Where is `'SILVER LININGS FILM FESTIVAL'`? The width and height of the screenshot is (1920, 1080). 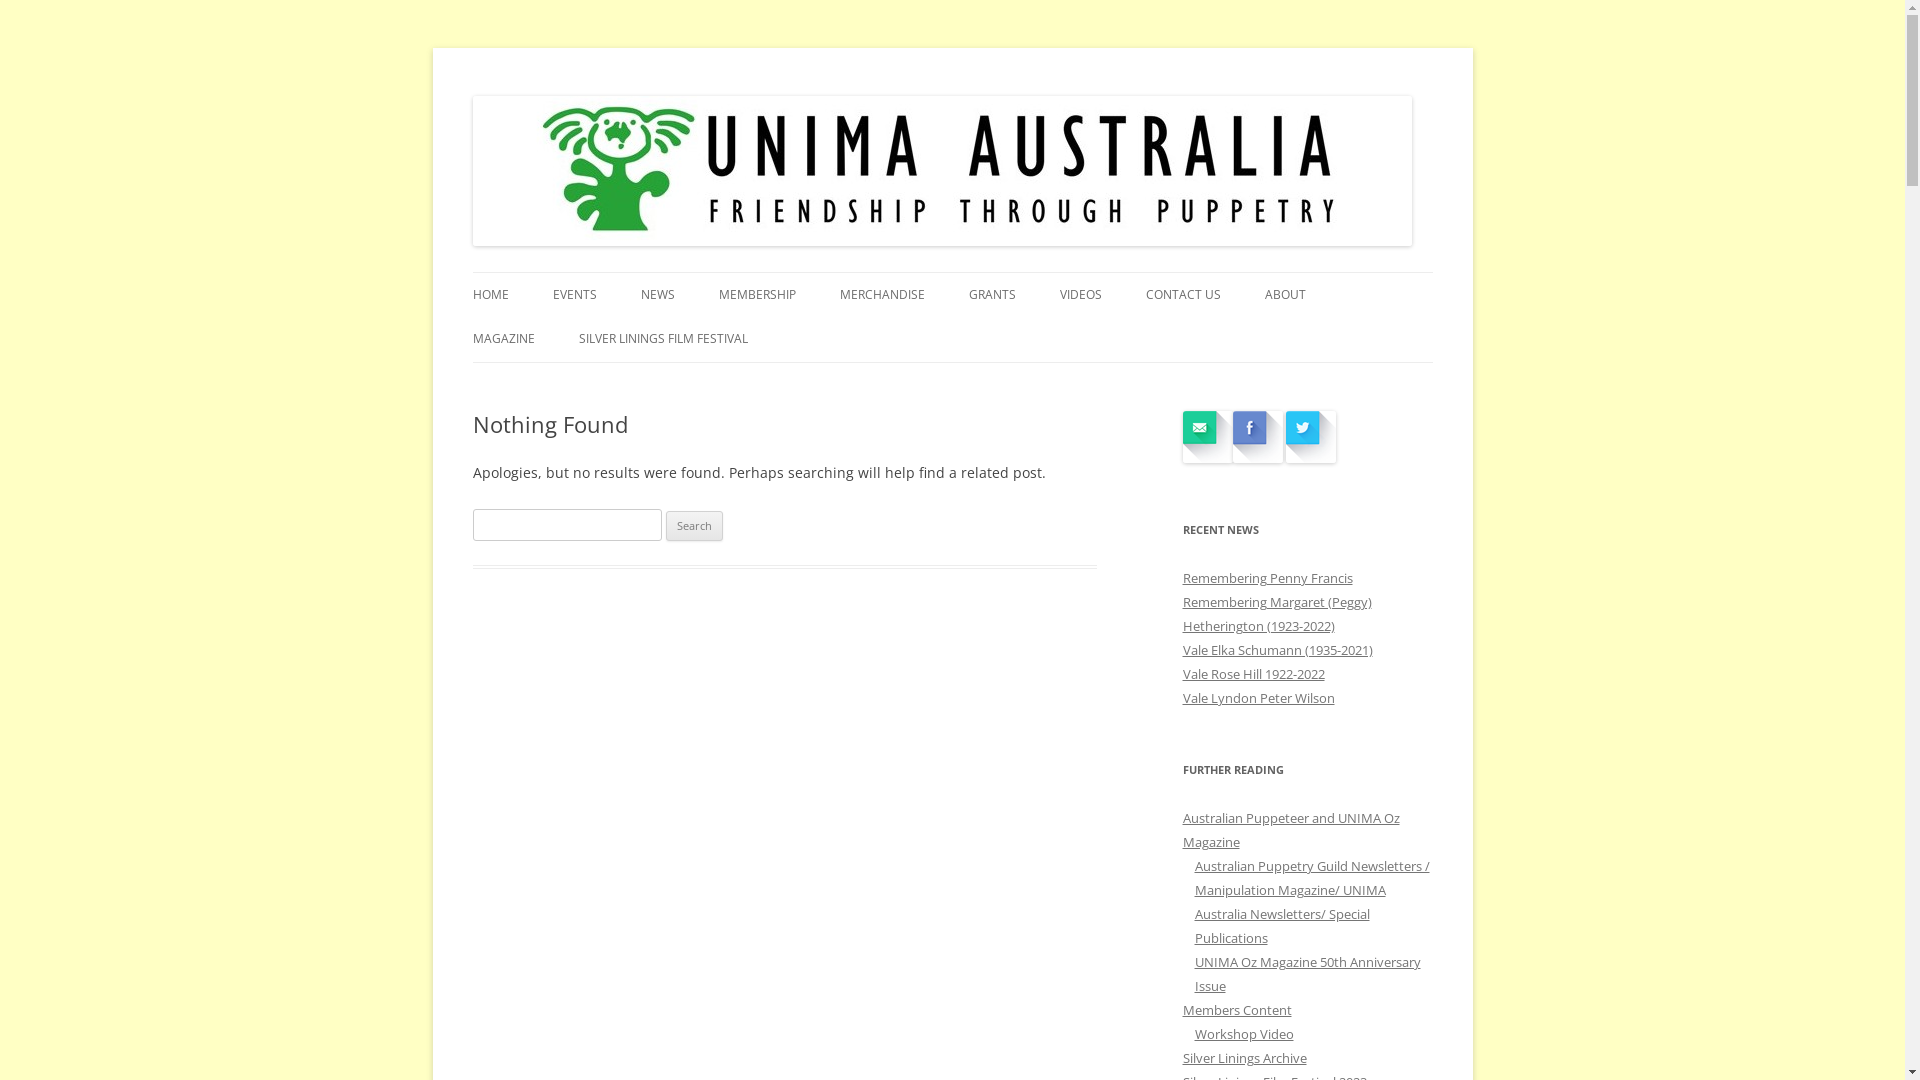 'SILVER LININGS FILM FESTIVAL' is located at coordinates (662, 338).